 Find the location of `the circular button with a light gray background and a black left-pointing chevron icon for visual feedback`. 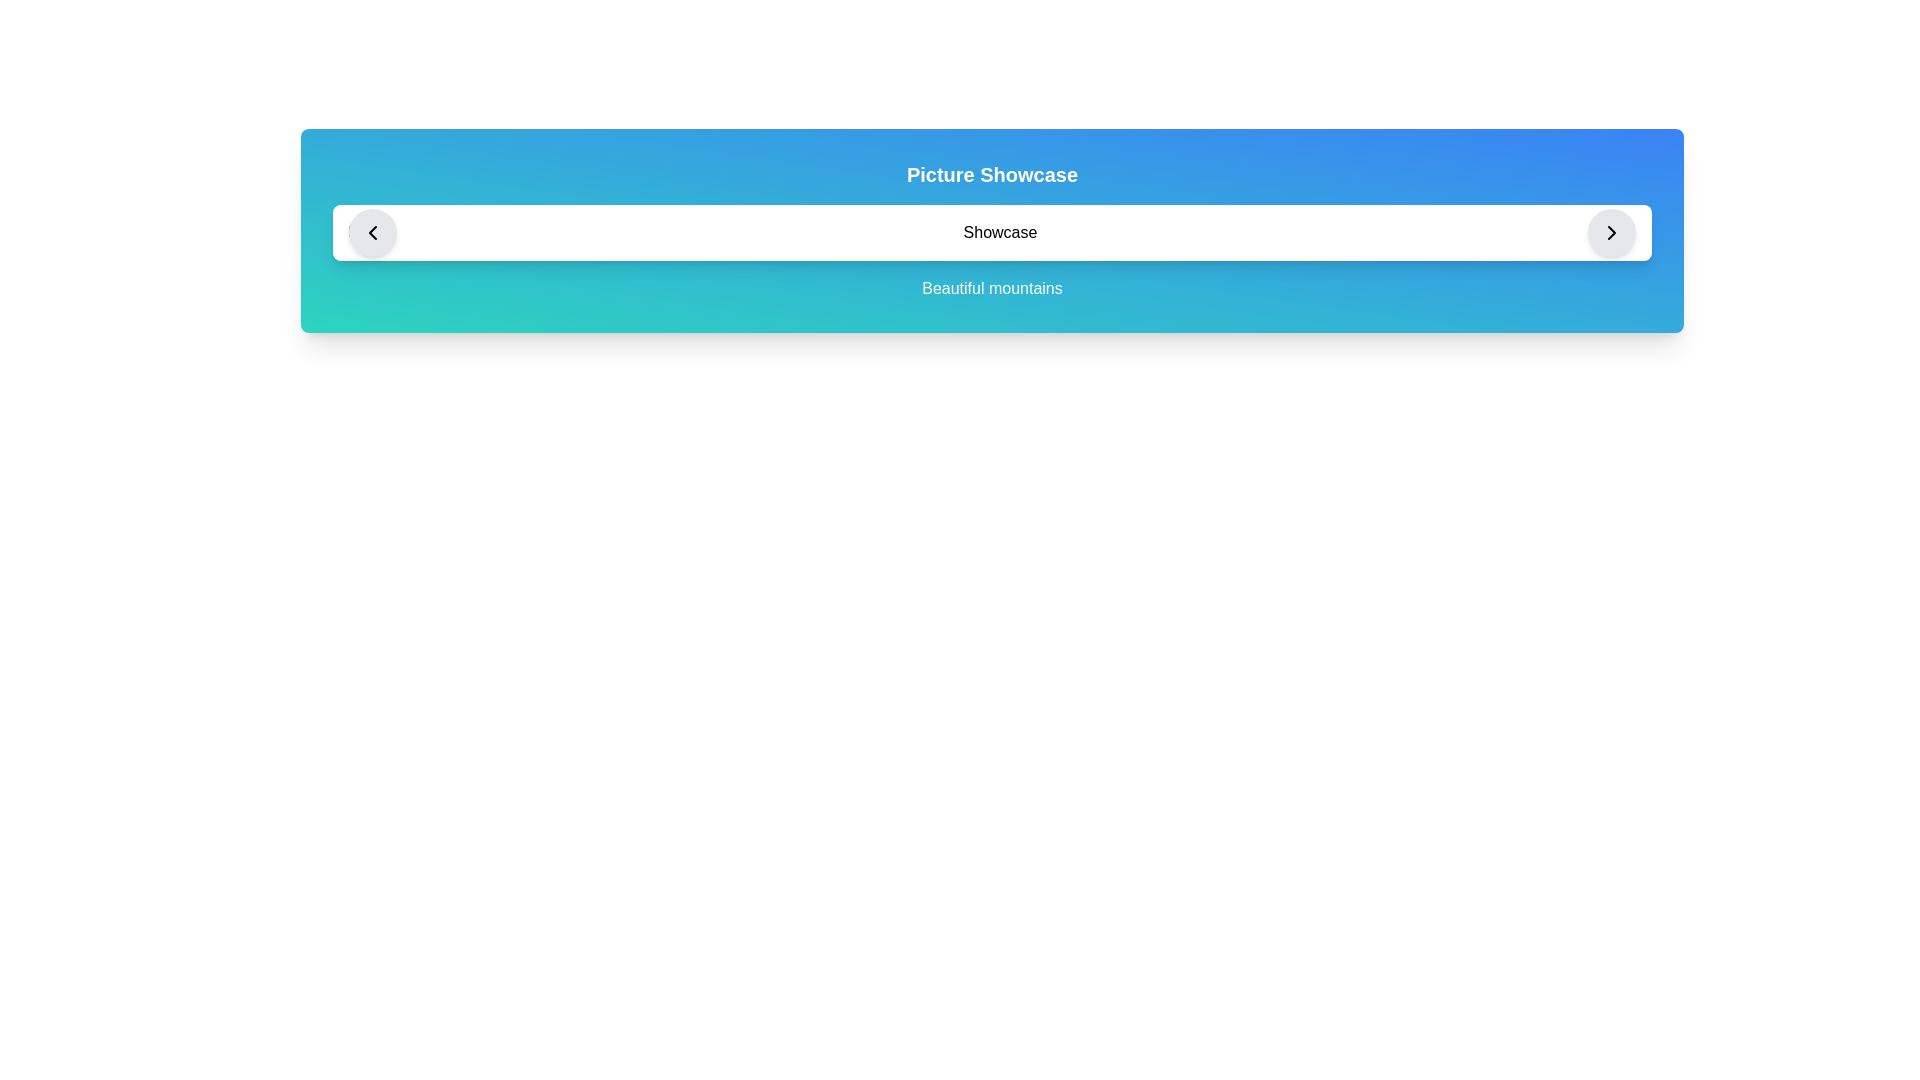

the circular button with a light gray background and a black left-pointing chevron icon for visual feedback is located at coordinates (373, 231).